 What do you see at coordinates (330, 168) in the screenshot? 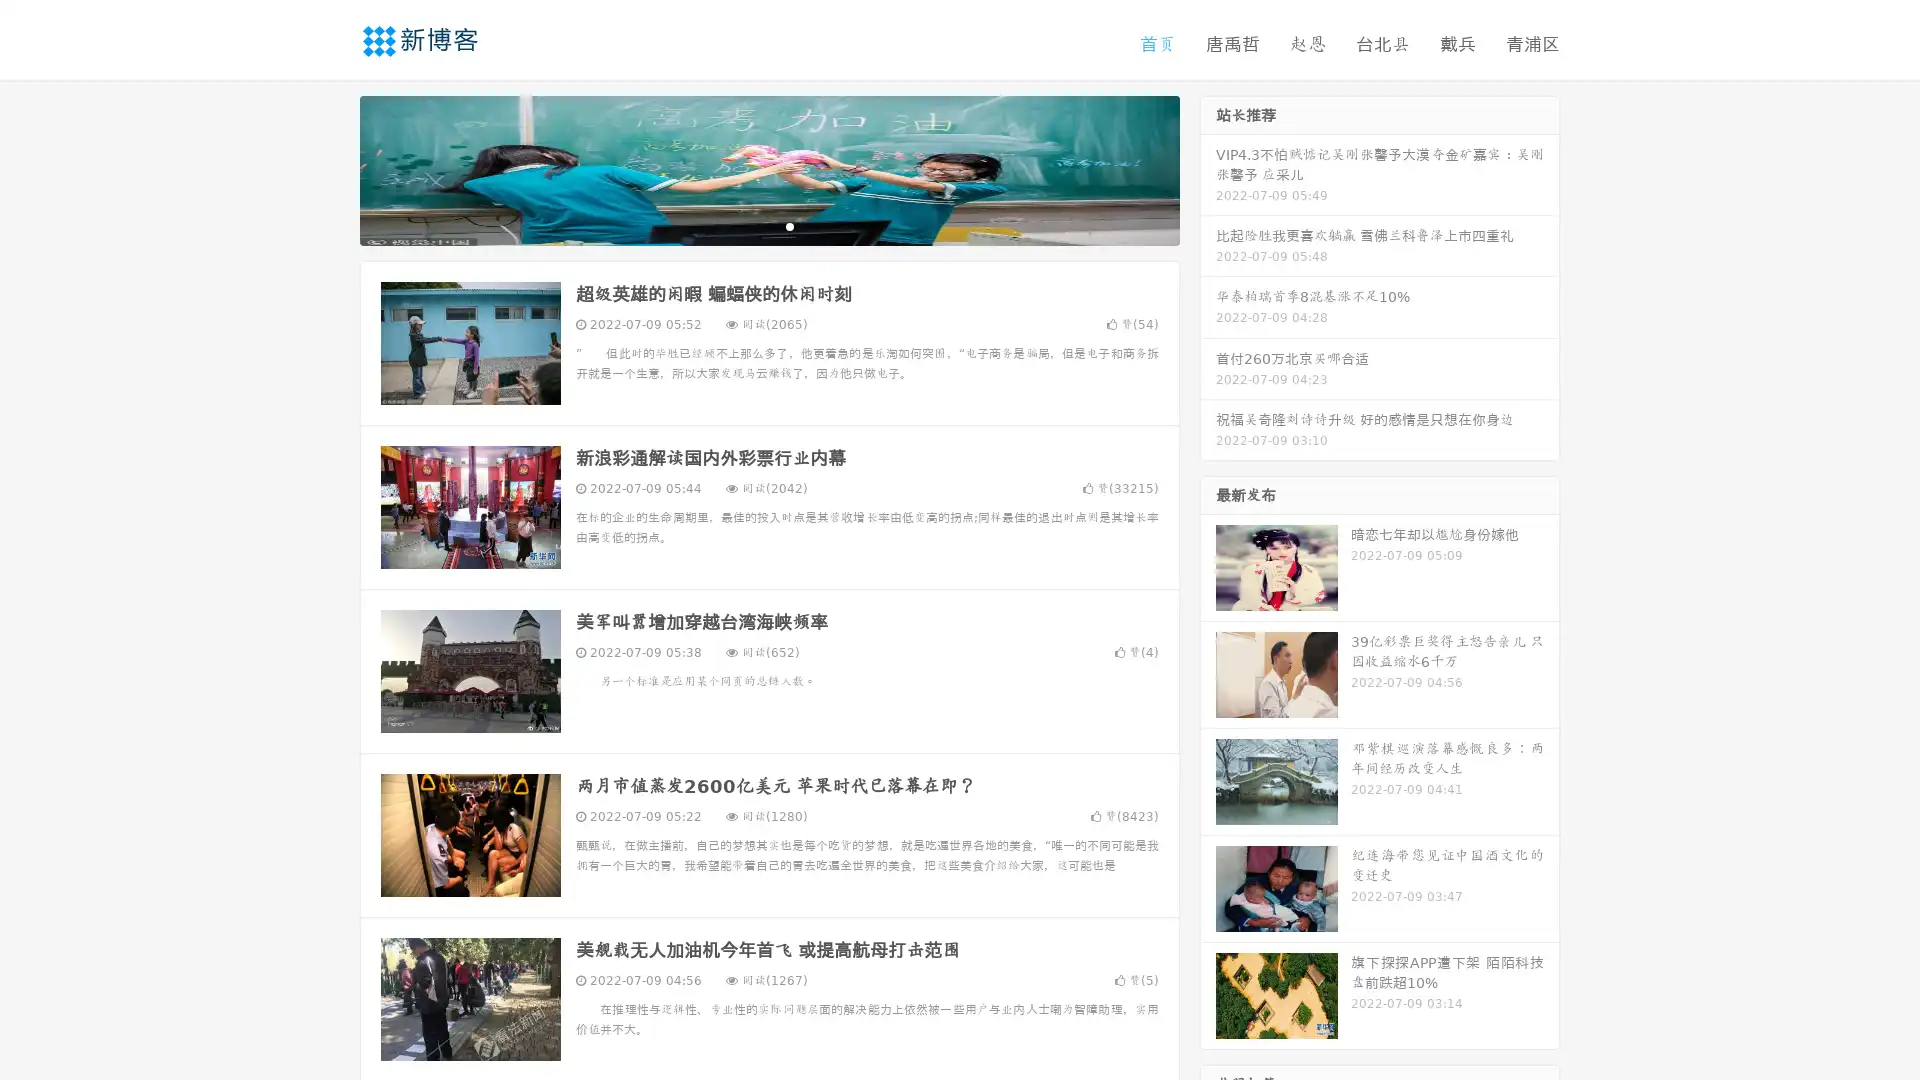
I see `Previous slide` at bounding box center [330, 168].